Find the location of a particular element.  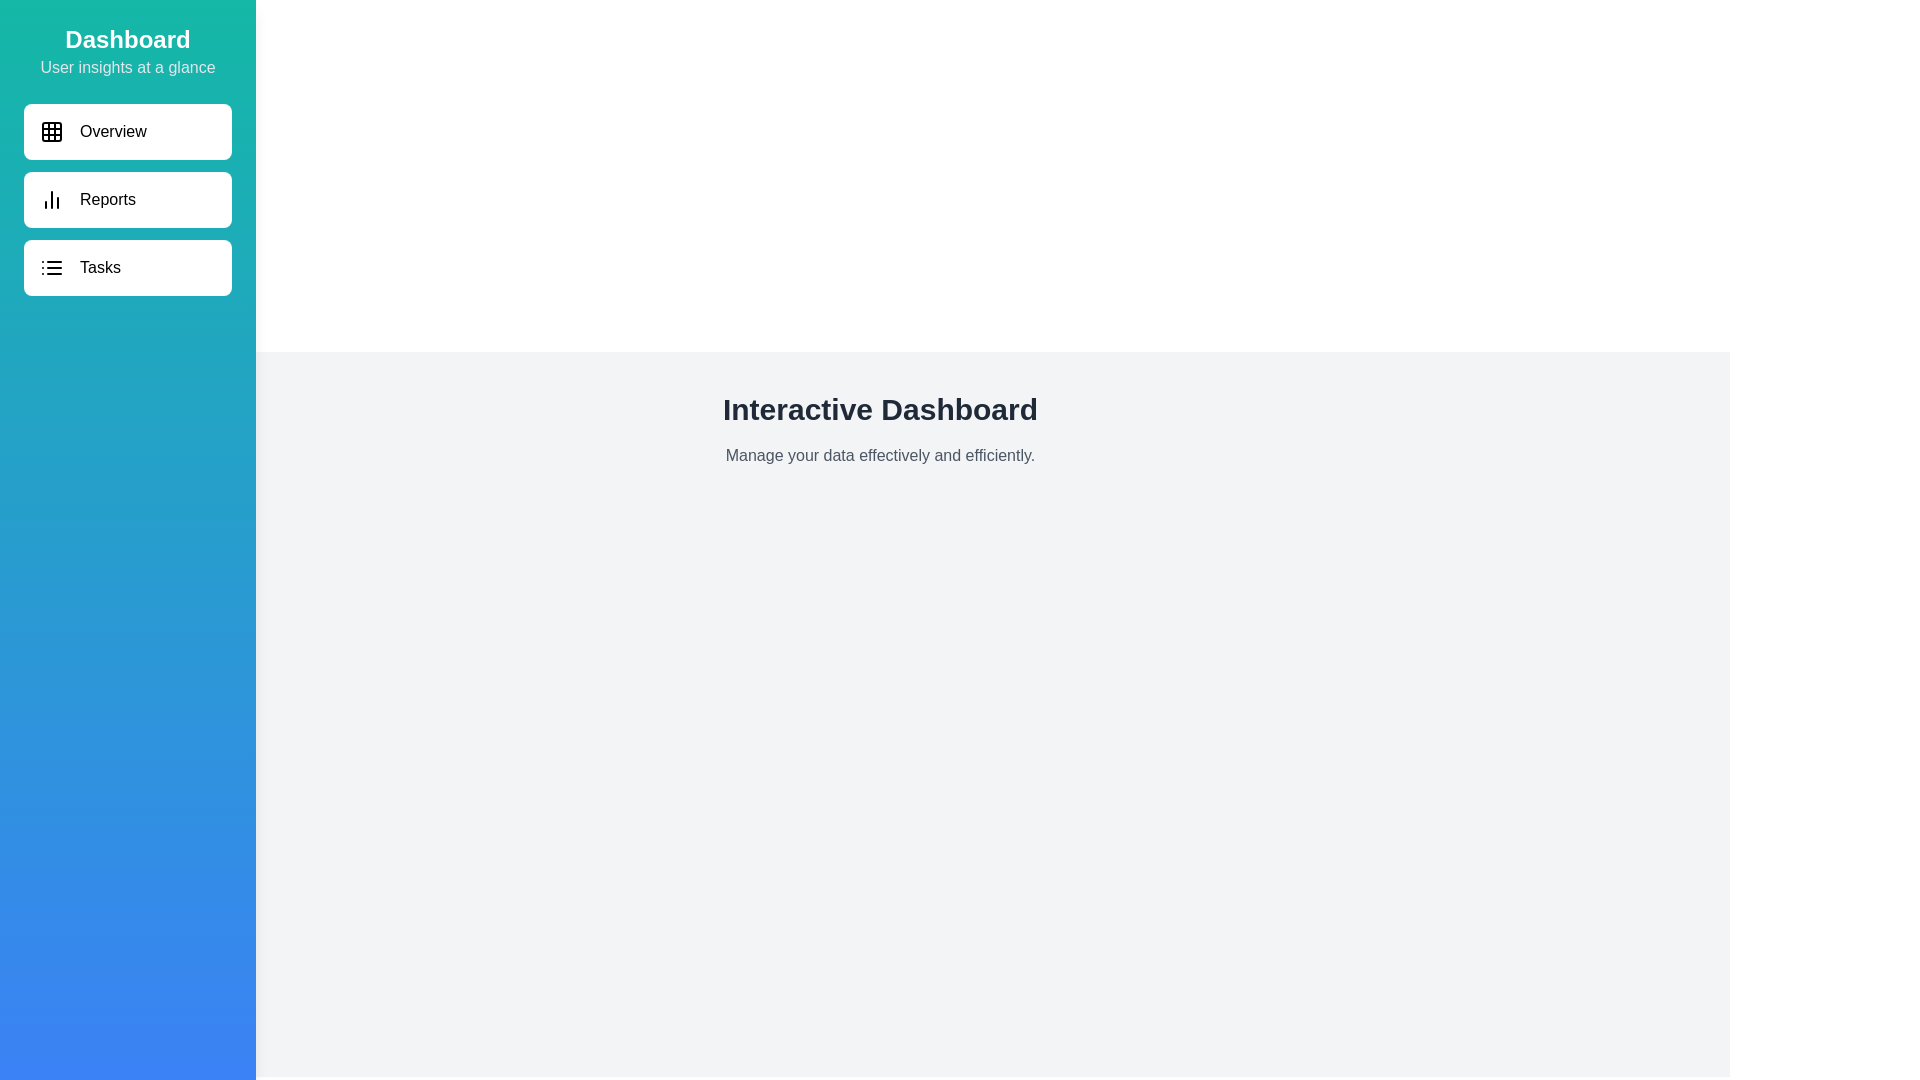

the navigation item Reports to navigate to the corresponding section is located at coordinates (127, 200).